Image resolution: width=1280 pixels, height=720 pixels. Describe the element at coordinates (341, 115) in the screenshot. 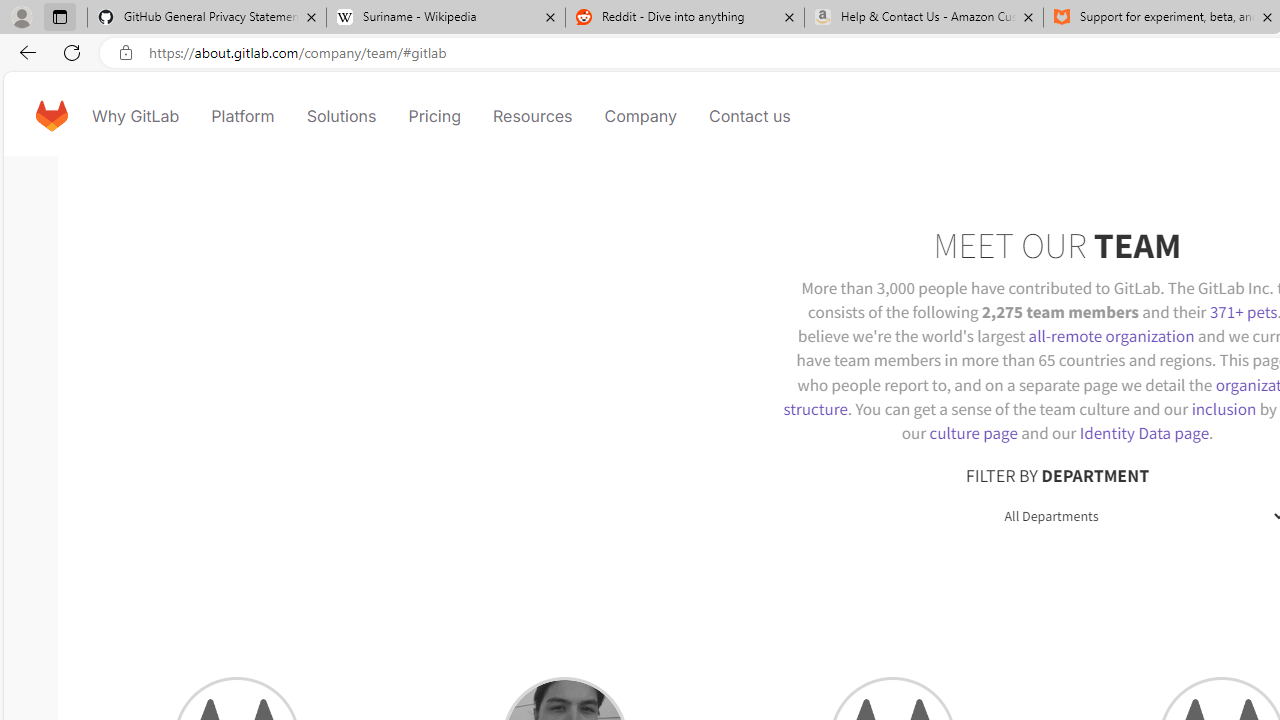

I see `'Solutions'` at that location.